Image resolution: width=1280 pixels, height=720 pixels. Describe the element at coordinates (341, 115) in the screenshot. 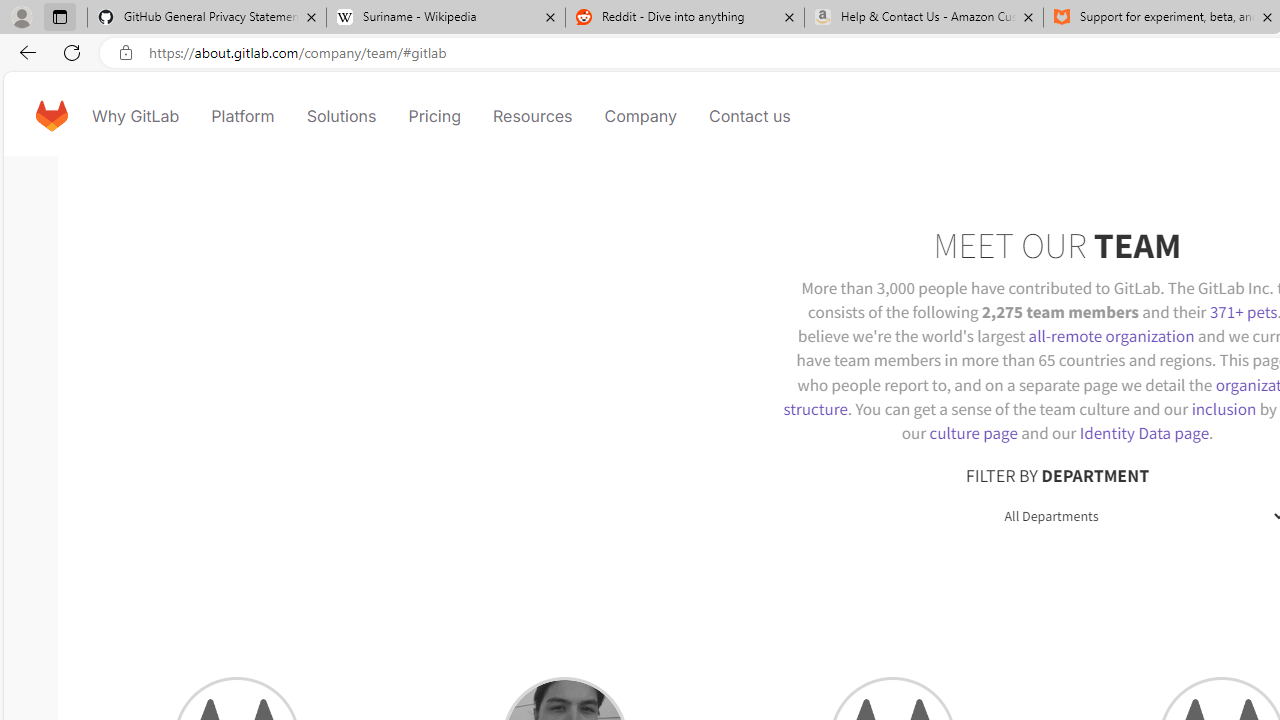

I see `'Solutions'` at that location.